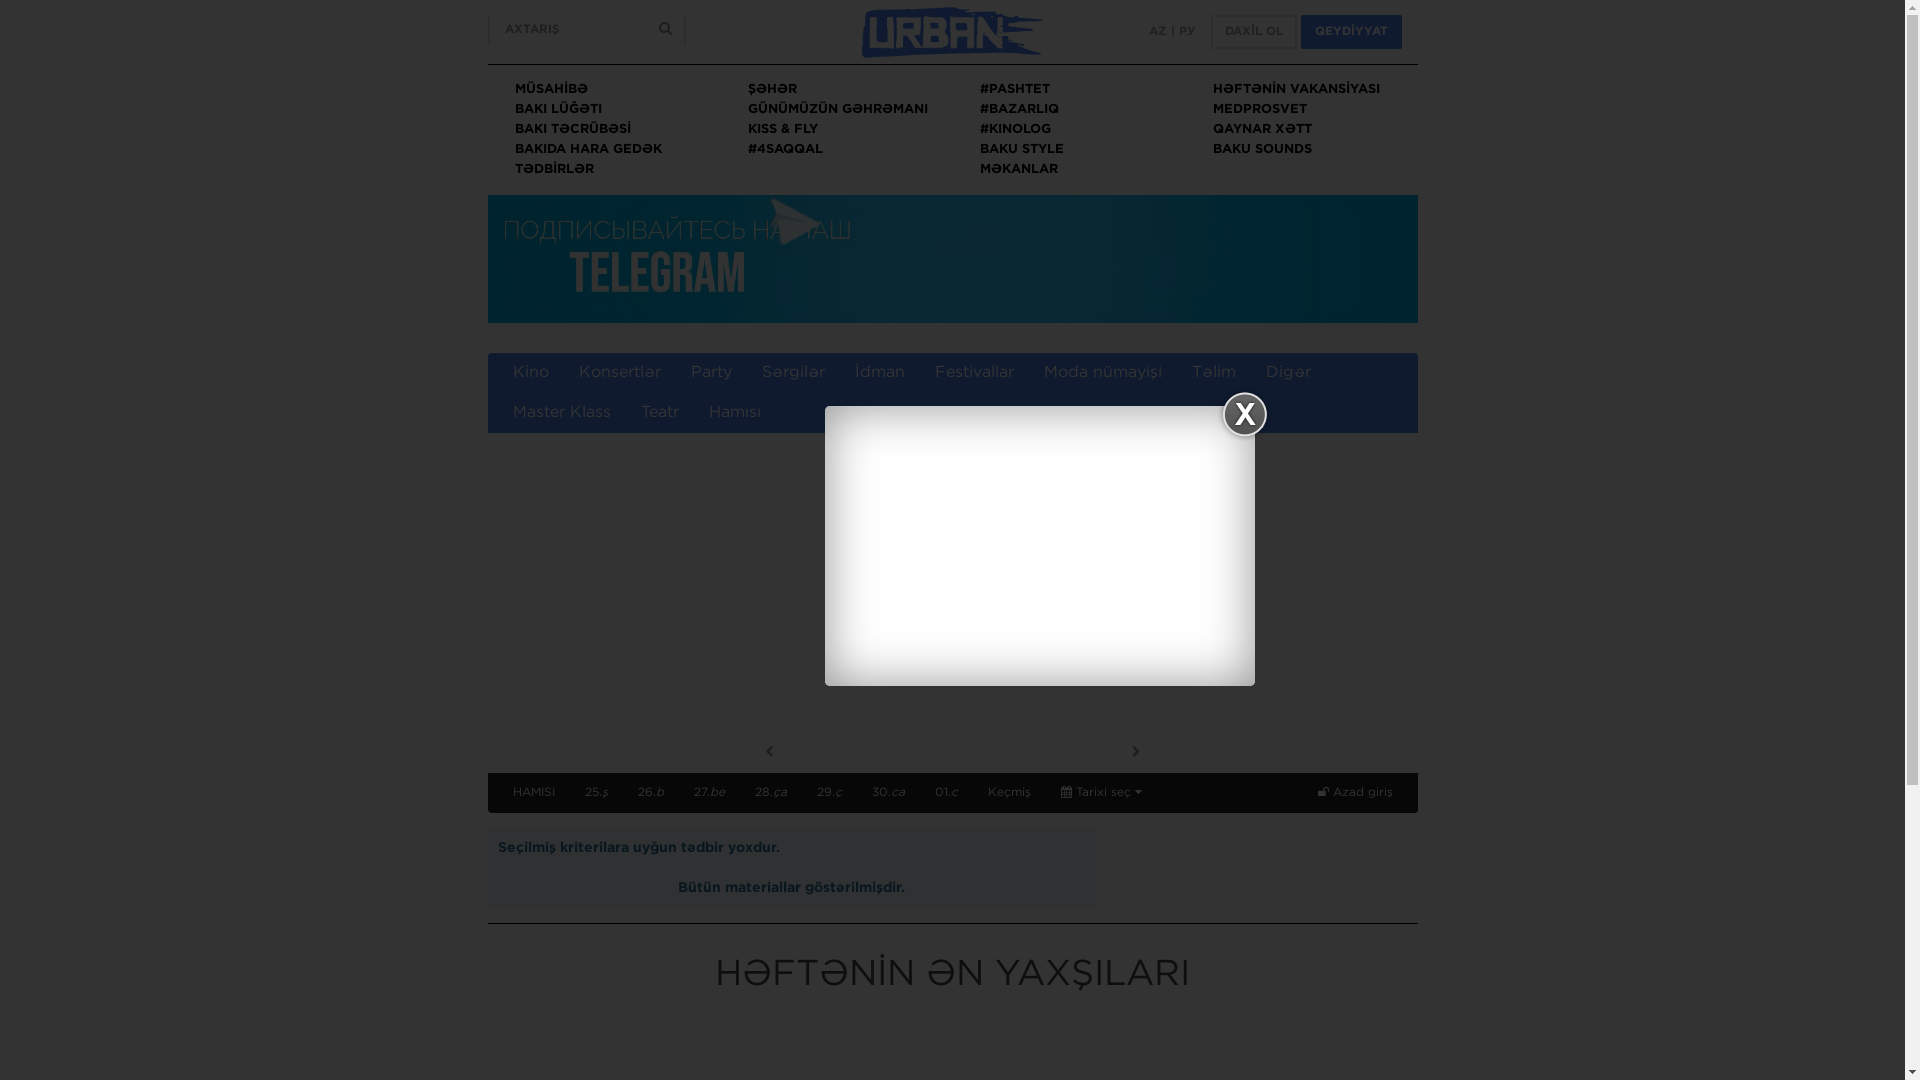 The height and width of the screenshot is (1080, 1920). I want to click on 'Festivallar', so click(974, 373).